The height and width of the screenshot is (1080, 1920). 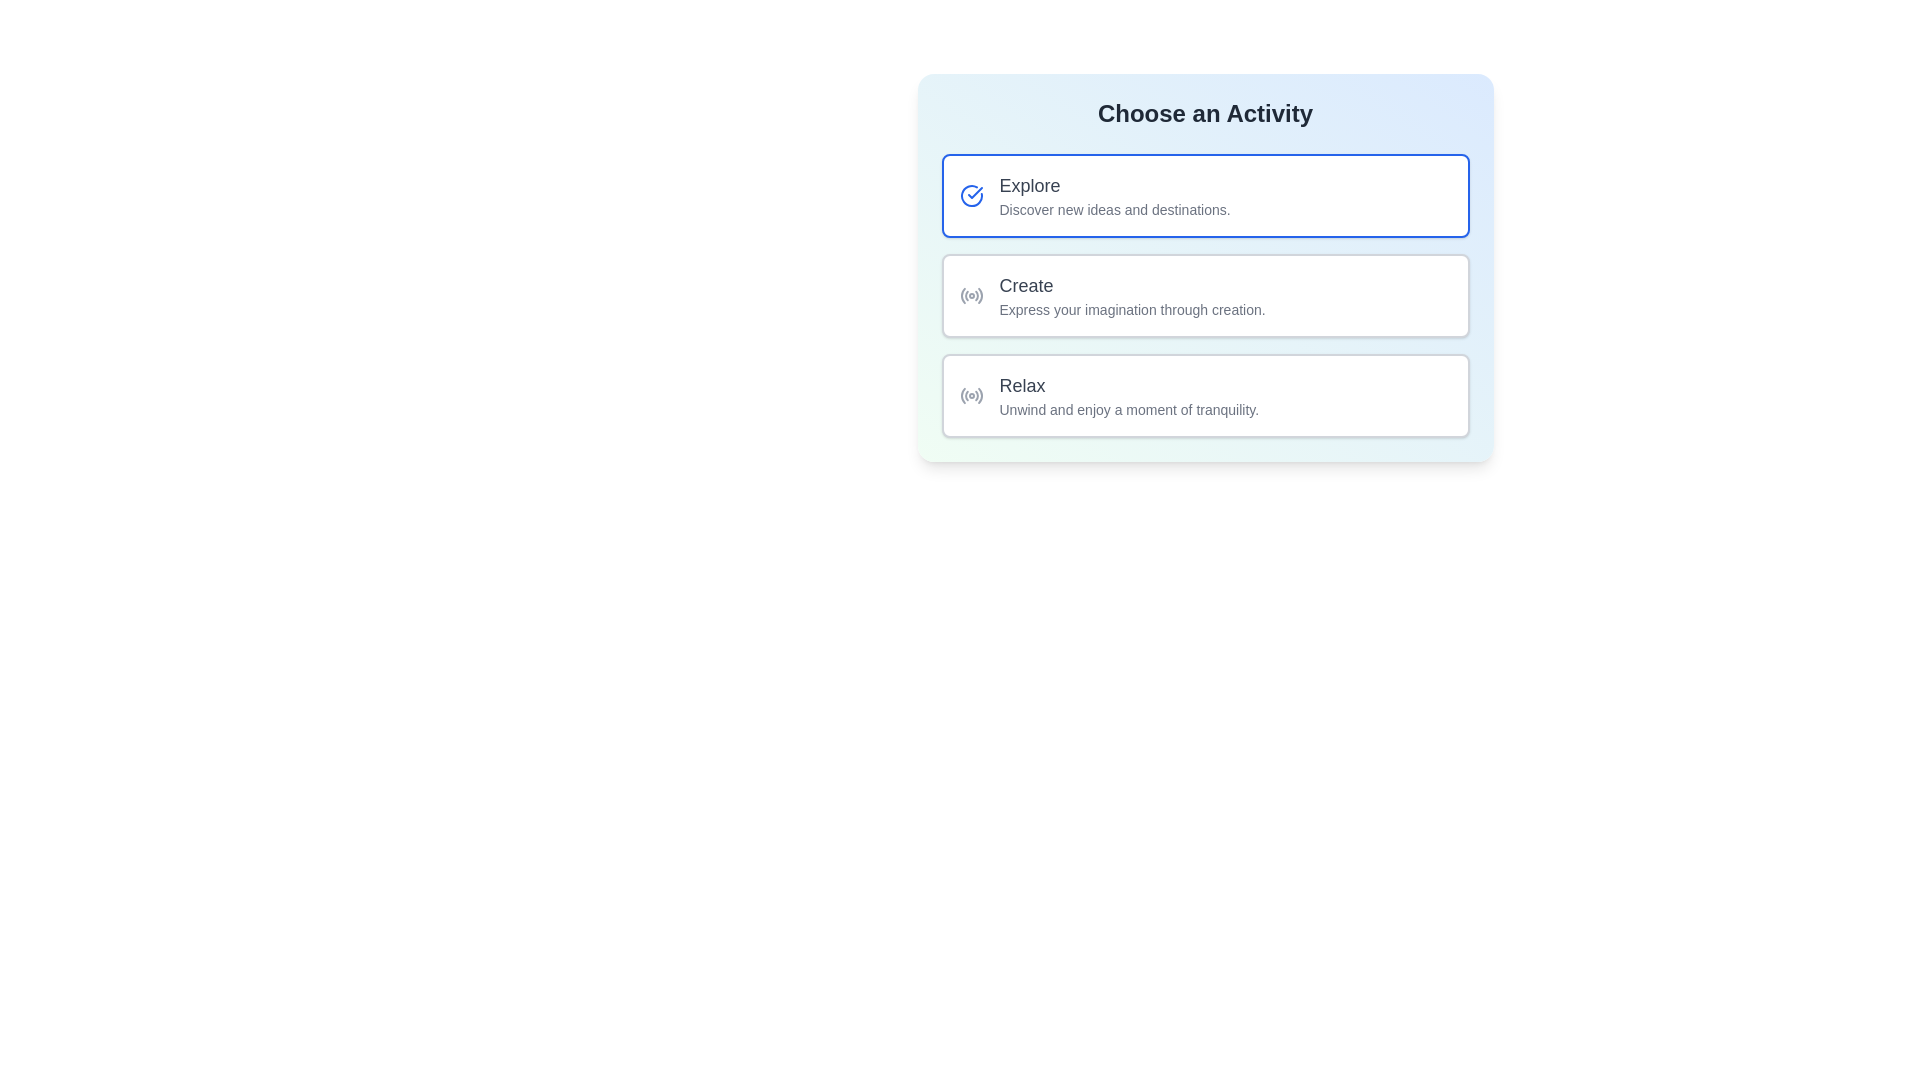 I want to click on the fifth and outermost curved line of the circular radio button-like graphic, which is styled with a gray stroke and no fill, located to the left of the 'Create' option text, so click(x=979, y=295).